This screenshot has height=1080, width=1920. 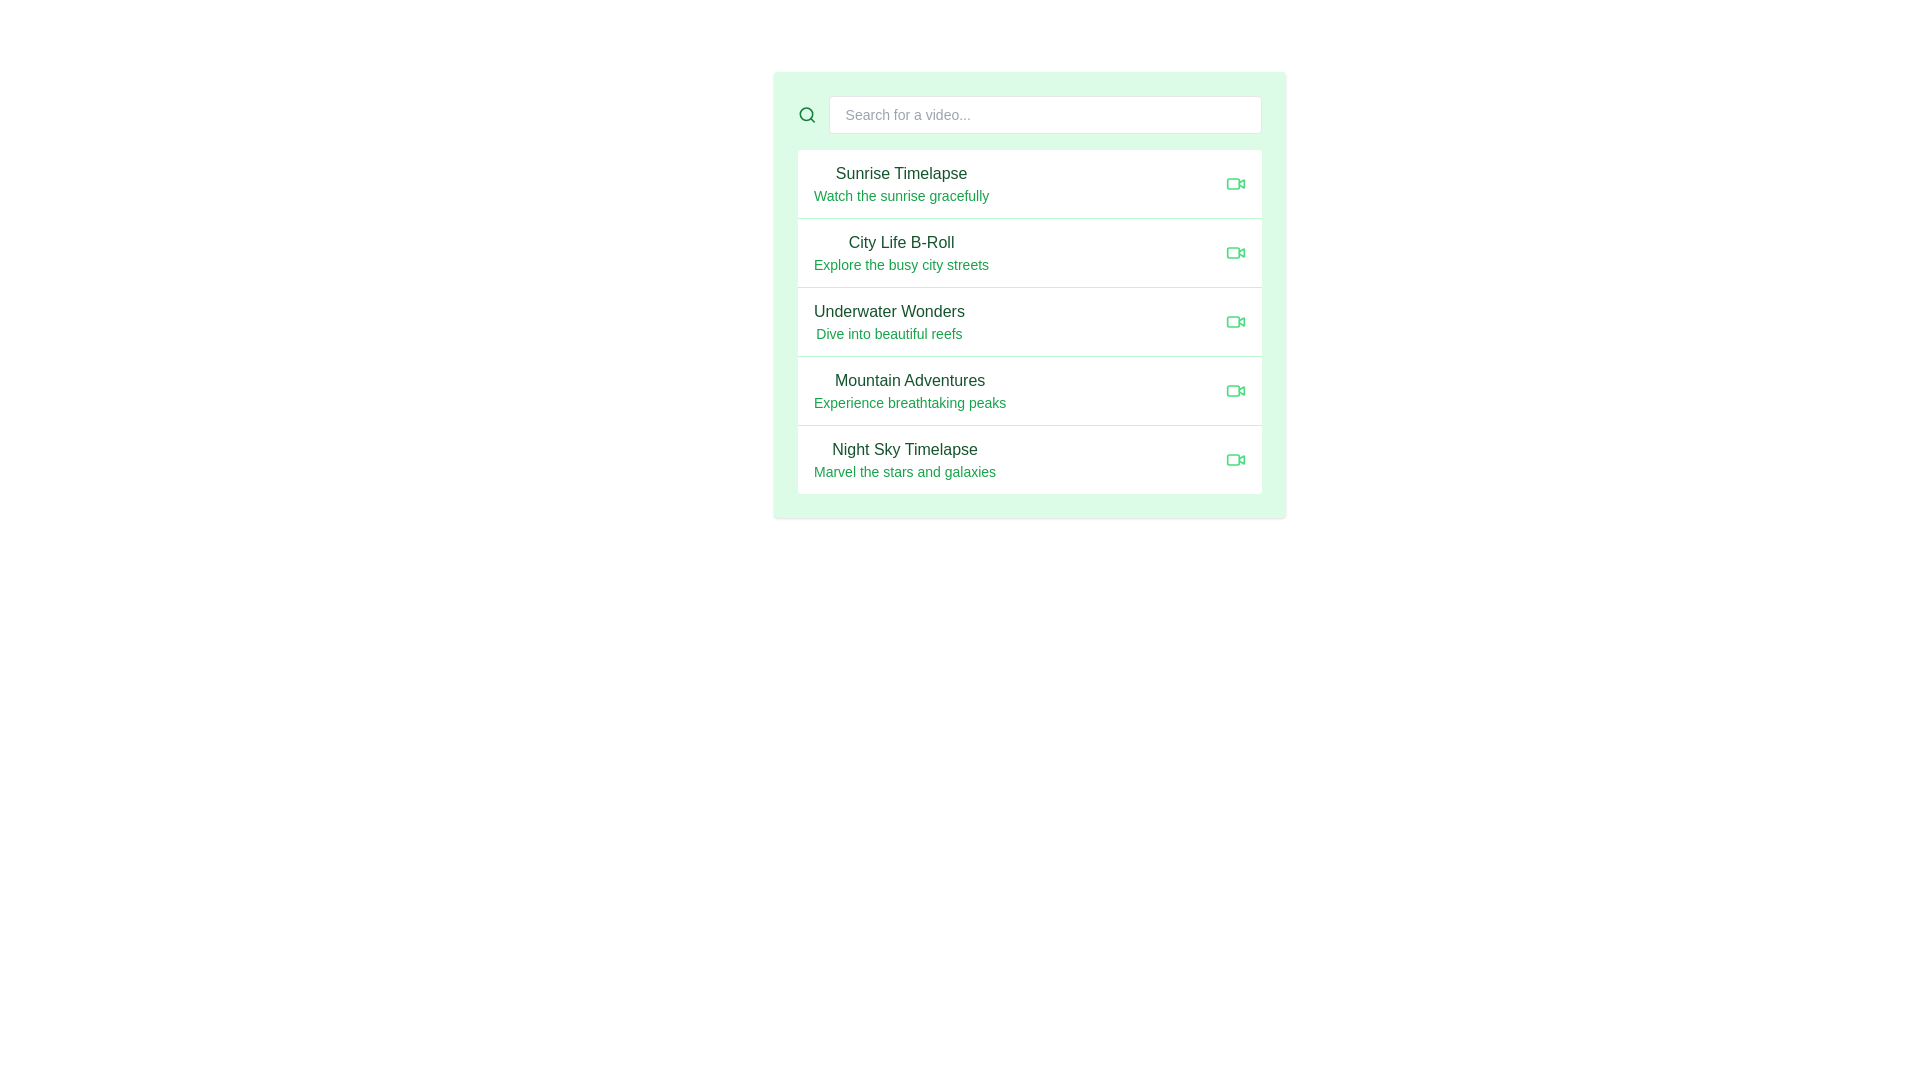 What do you see at coordinates (888, 333) in the screenshot?
I see `the static text element that provides additional context for the title 'Underwater Wonders', located directly below it in a vertical list` at bounding box center [888, 333].